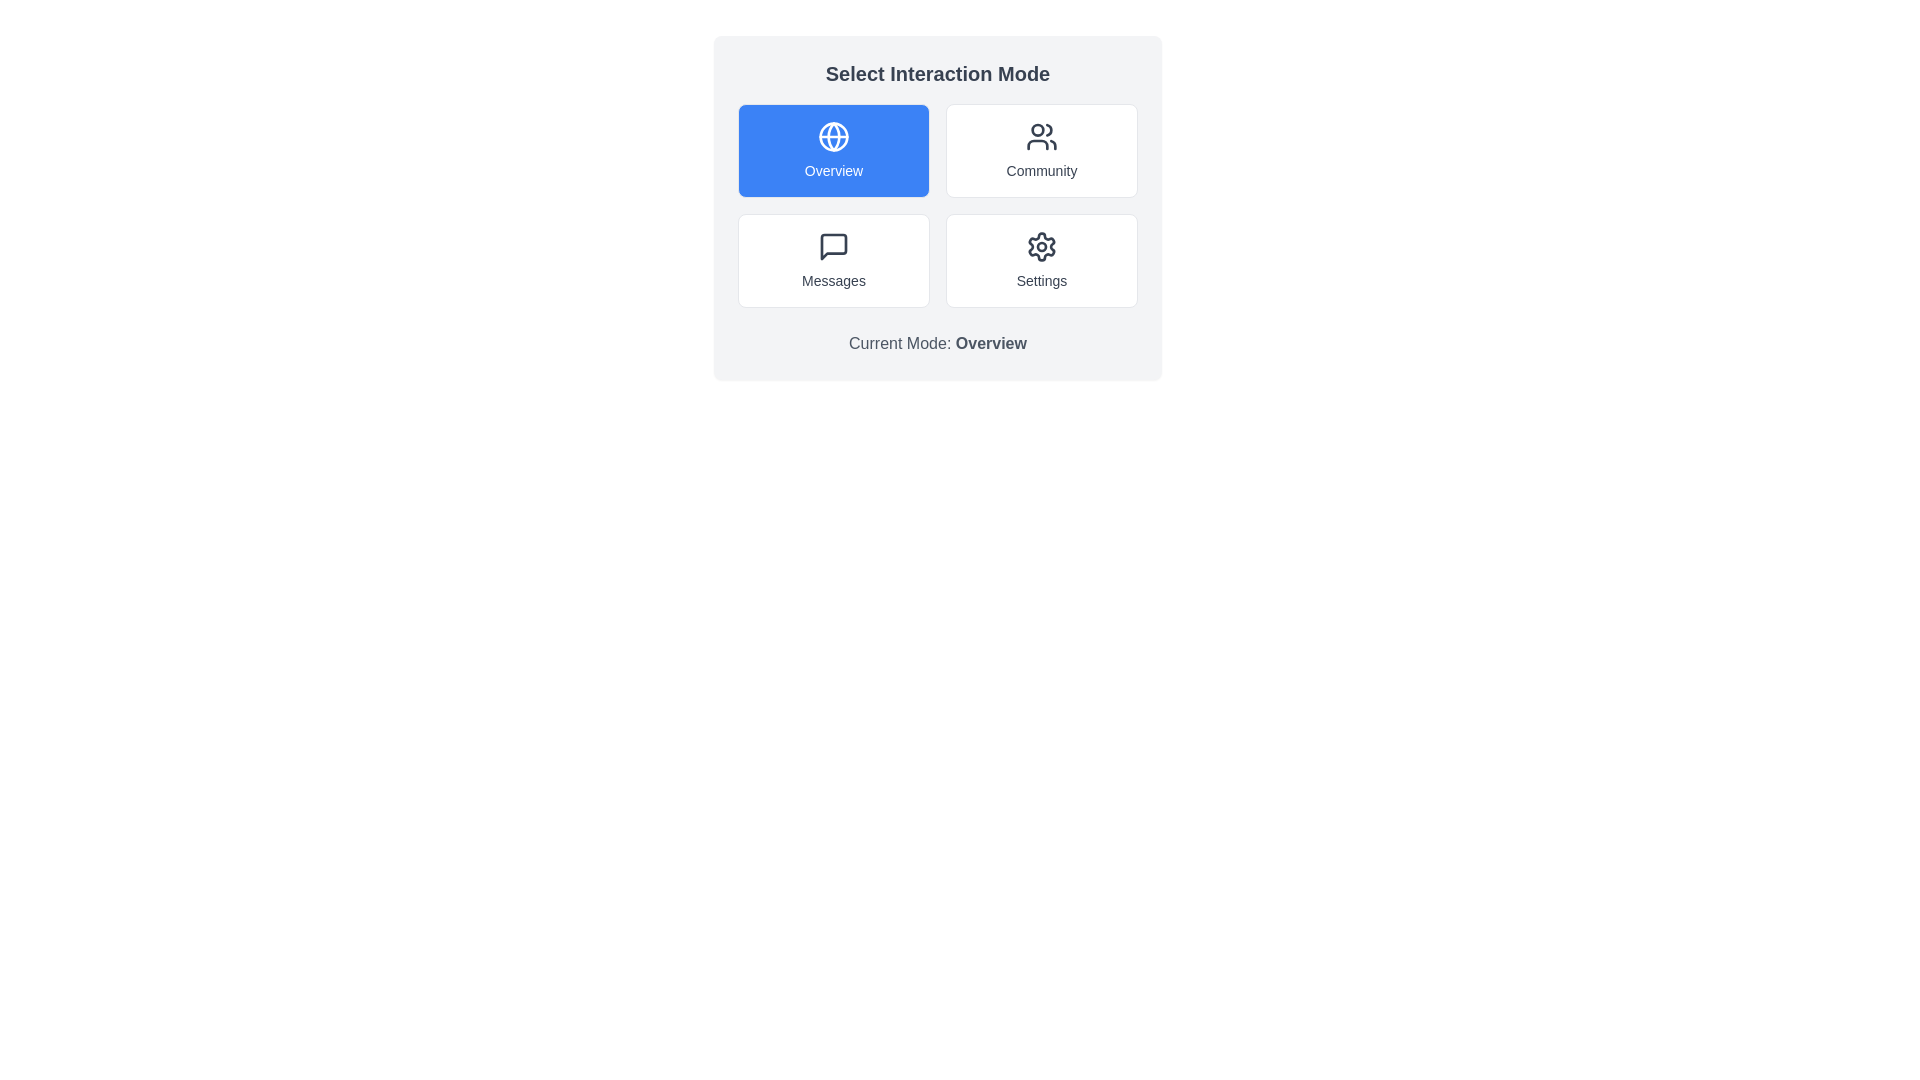 The height and width of the screenshot is (1080, 1920). I want to click on the button corresponding to the interaction mode Community, so click(1040, 149).